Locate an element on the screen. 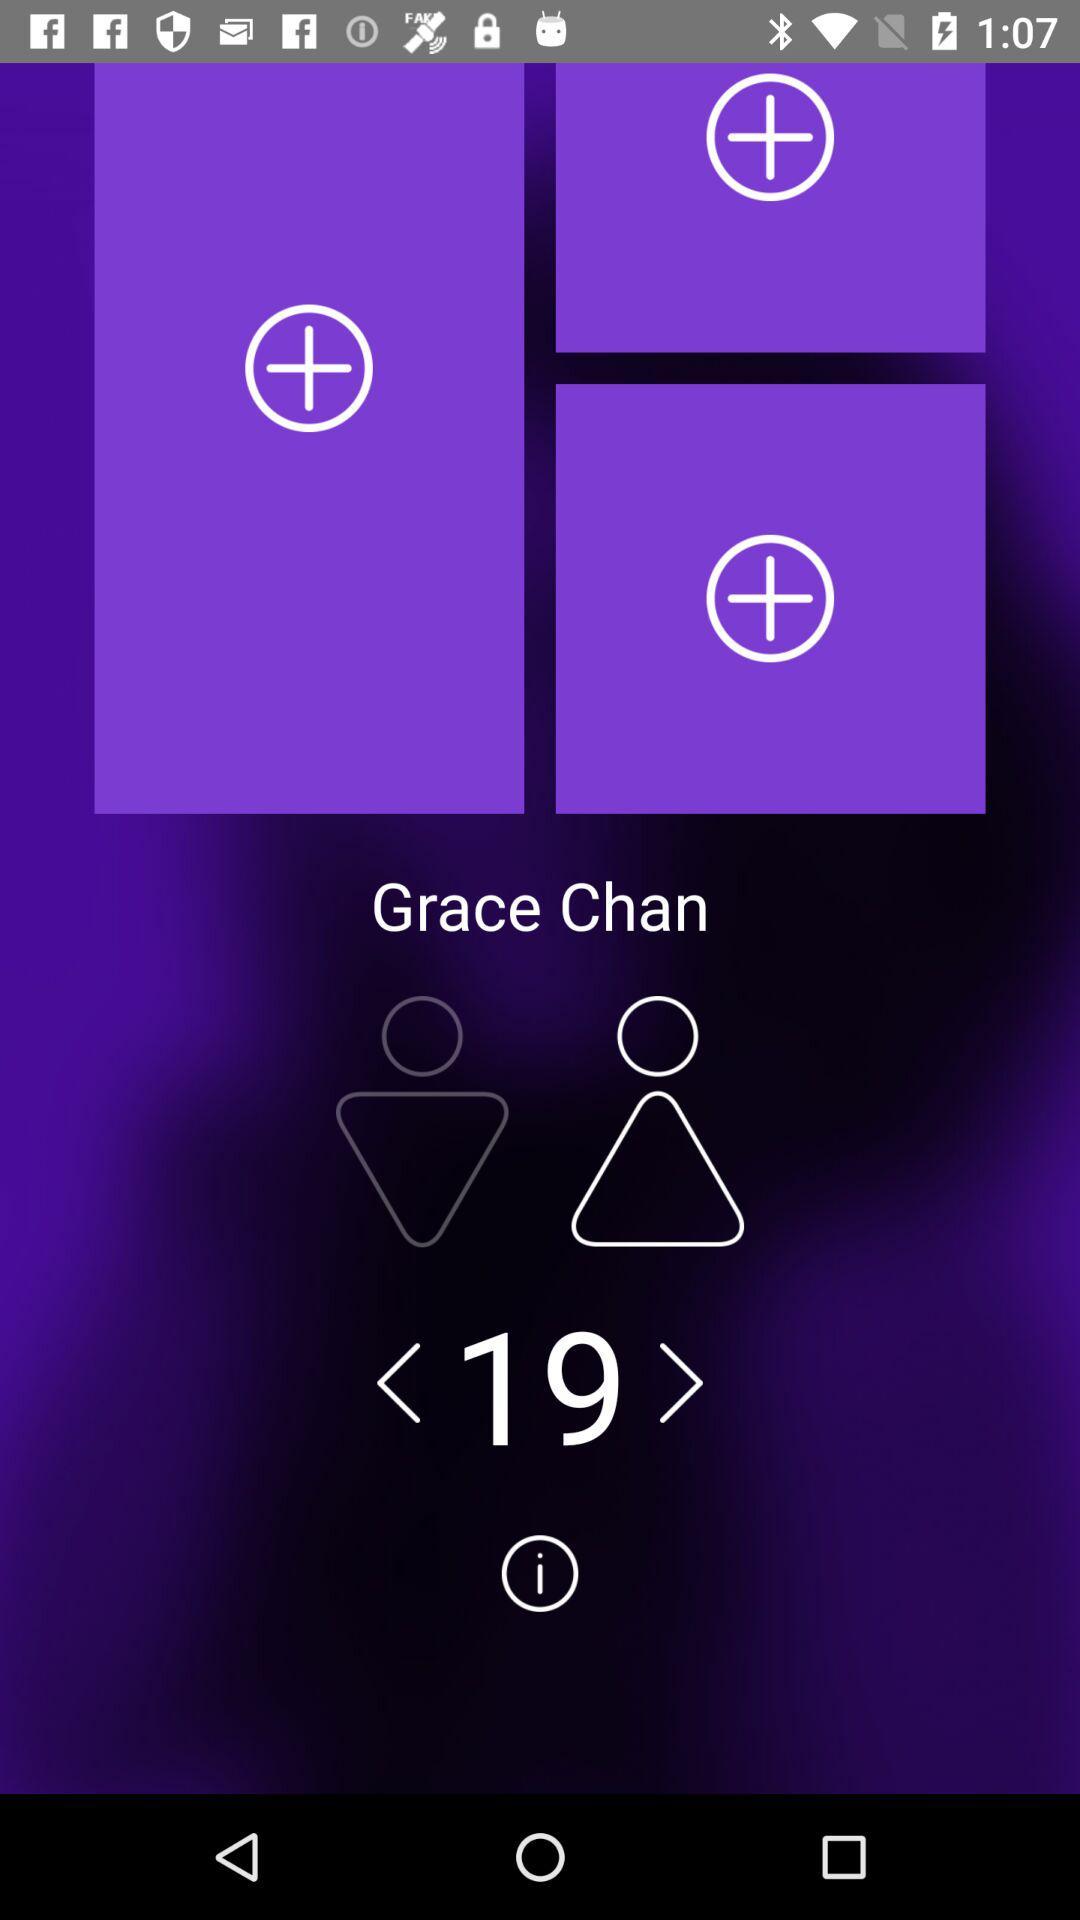 The image size is (1080, 1920). go back is located at coordinates (398, 1381).